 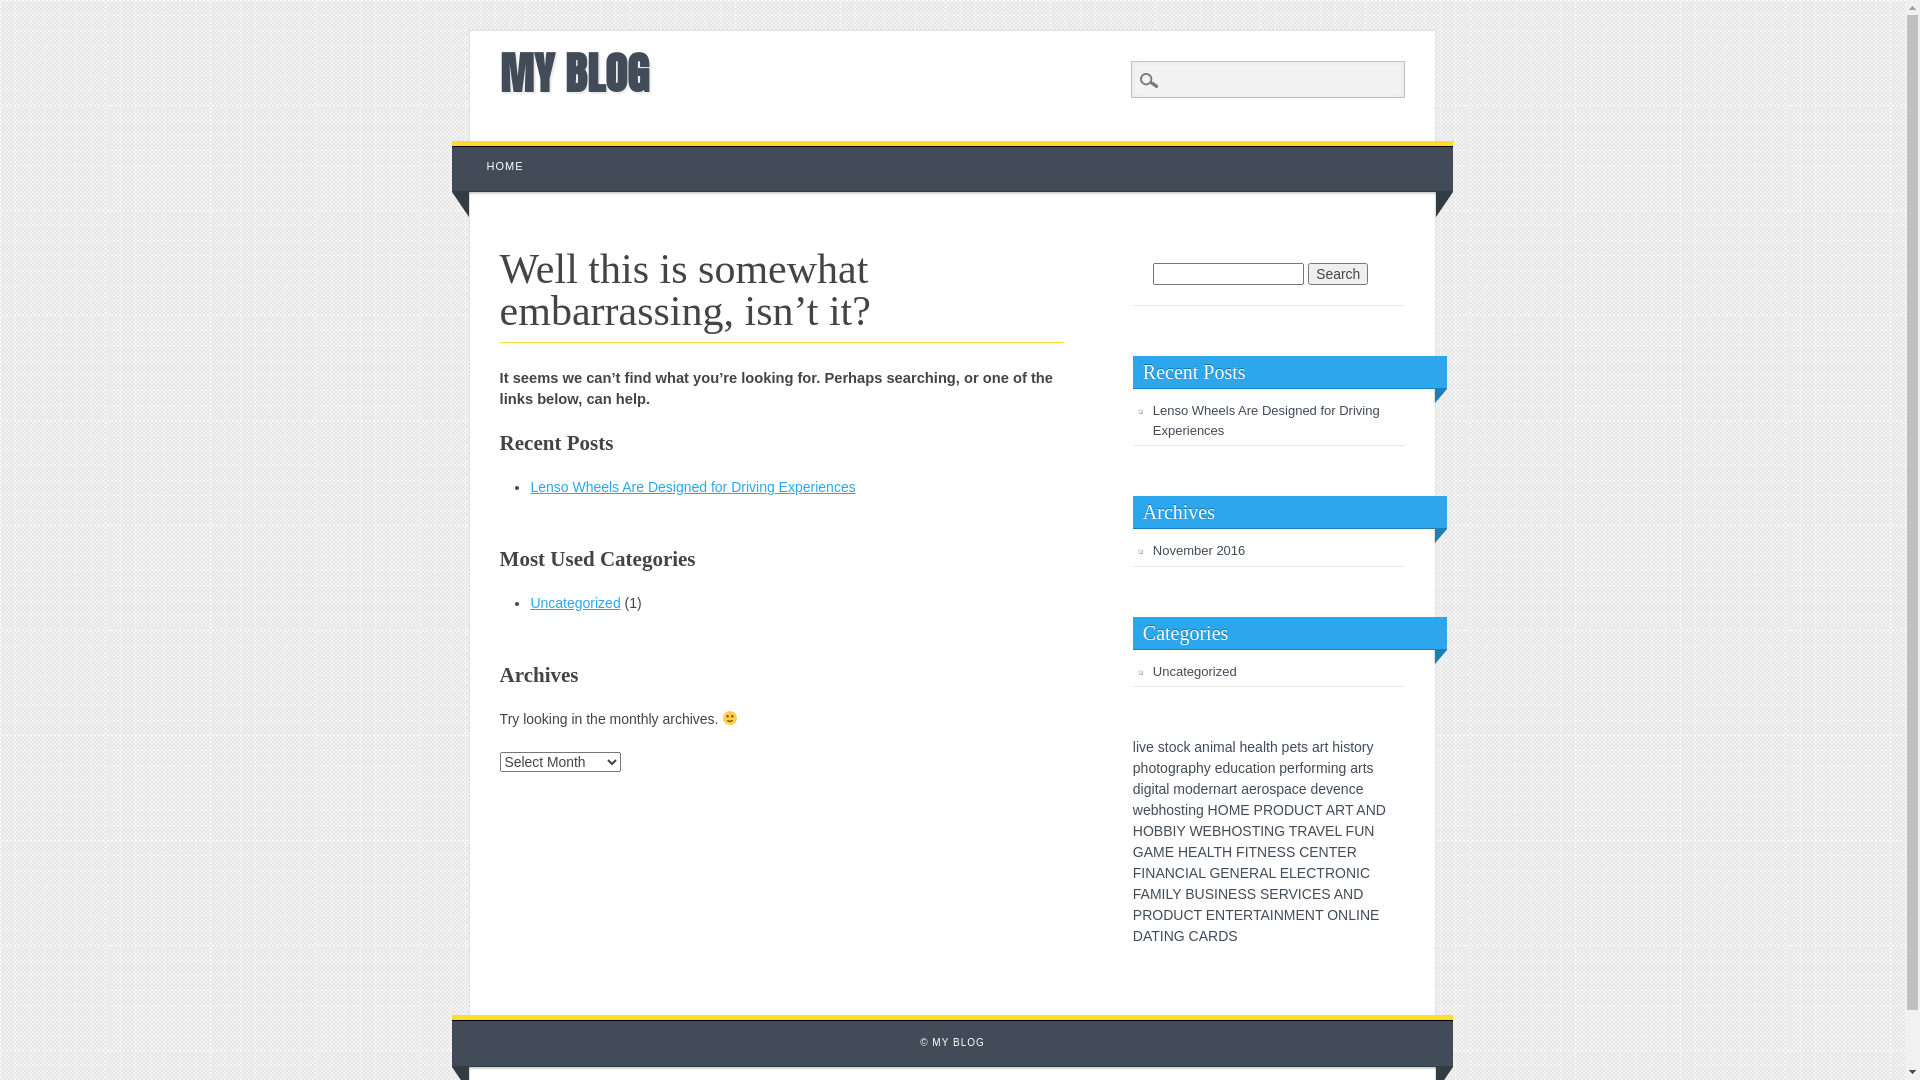 What do you see at coordinates (1184, 766) in the screenshot?
I see `'a'` at bounding box center [1184, 766].